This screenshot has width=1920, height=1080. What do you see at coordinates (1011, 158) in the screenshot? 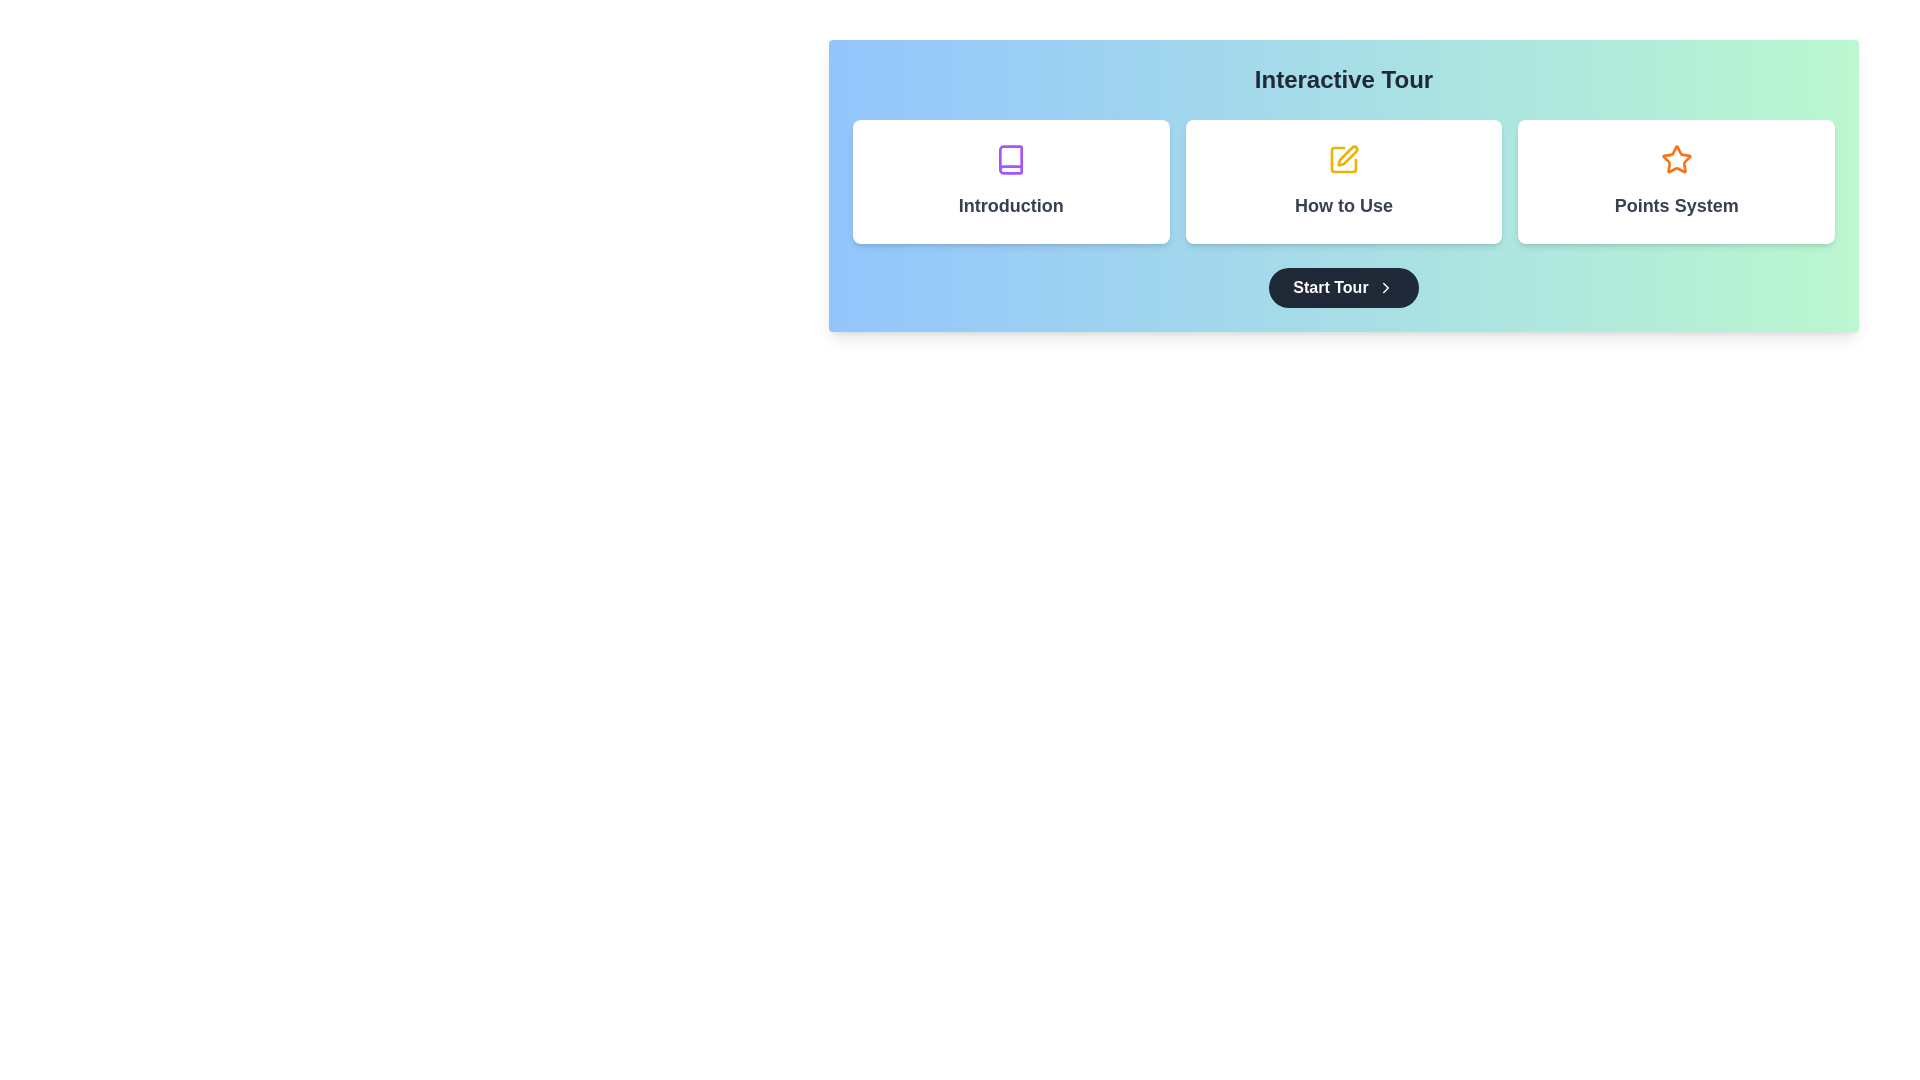
I see `purple segment of the book icon located in the leftmost 'Introduction' card within the 'Interactive Tour' header section` at bounding box center [1011, 158].